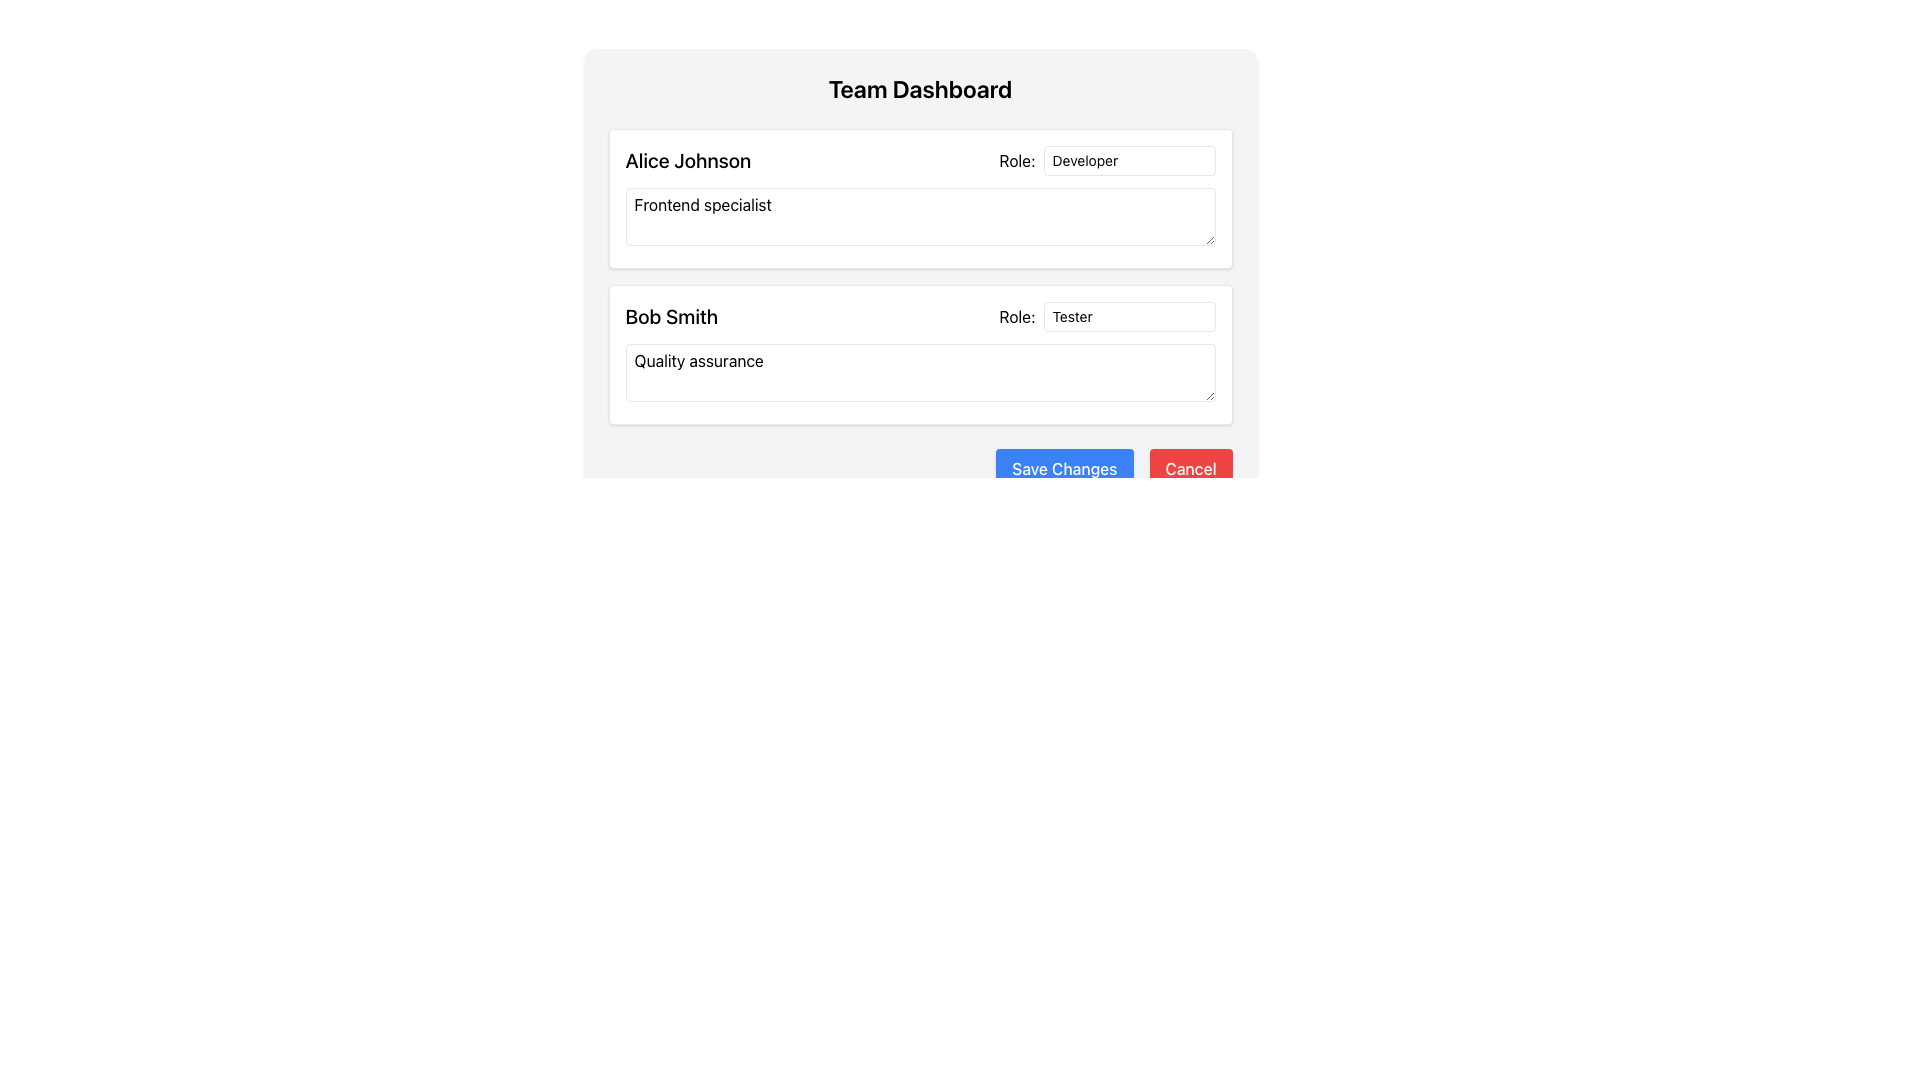 The height and width of the screenshot is (1080, 1920). What do you see at coordinates (1017, 160) in the screenshot?
I see `the label displaying 'Role:' which is positioned to the left of the 'Developer' field in the top user section for 'Alice Johnson'` at bounding box center [1017, 160].